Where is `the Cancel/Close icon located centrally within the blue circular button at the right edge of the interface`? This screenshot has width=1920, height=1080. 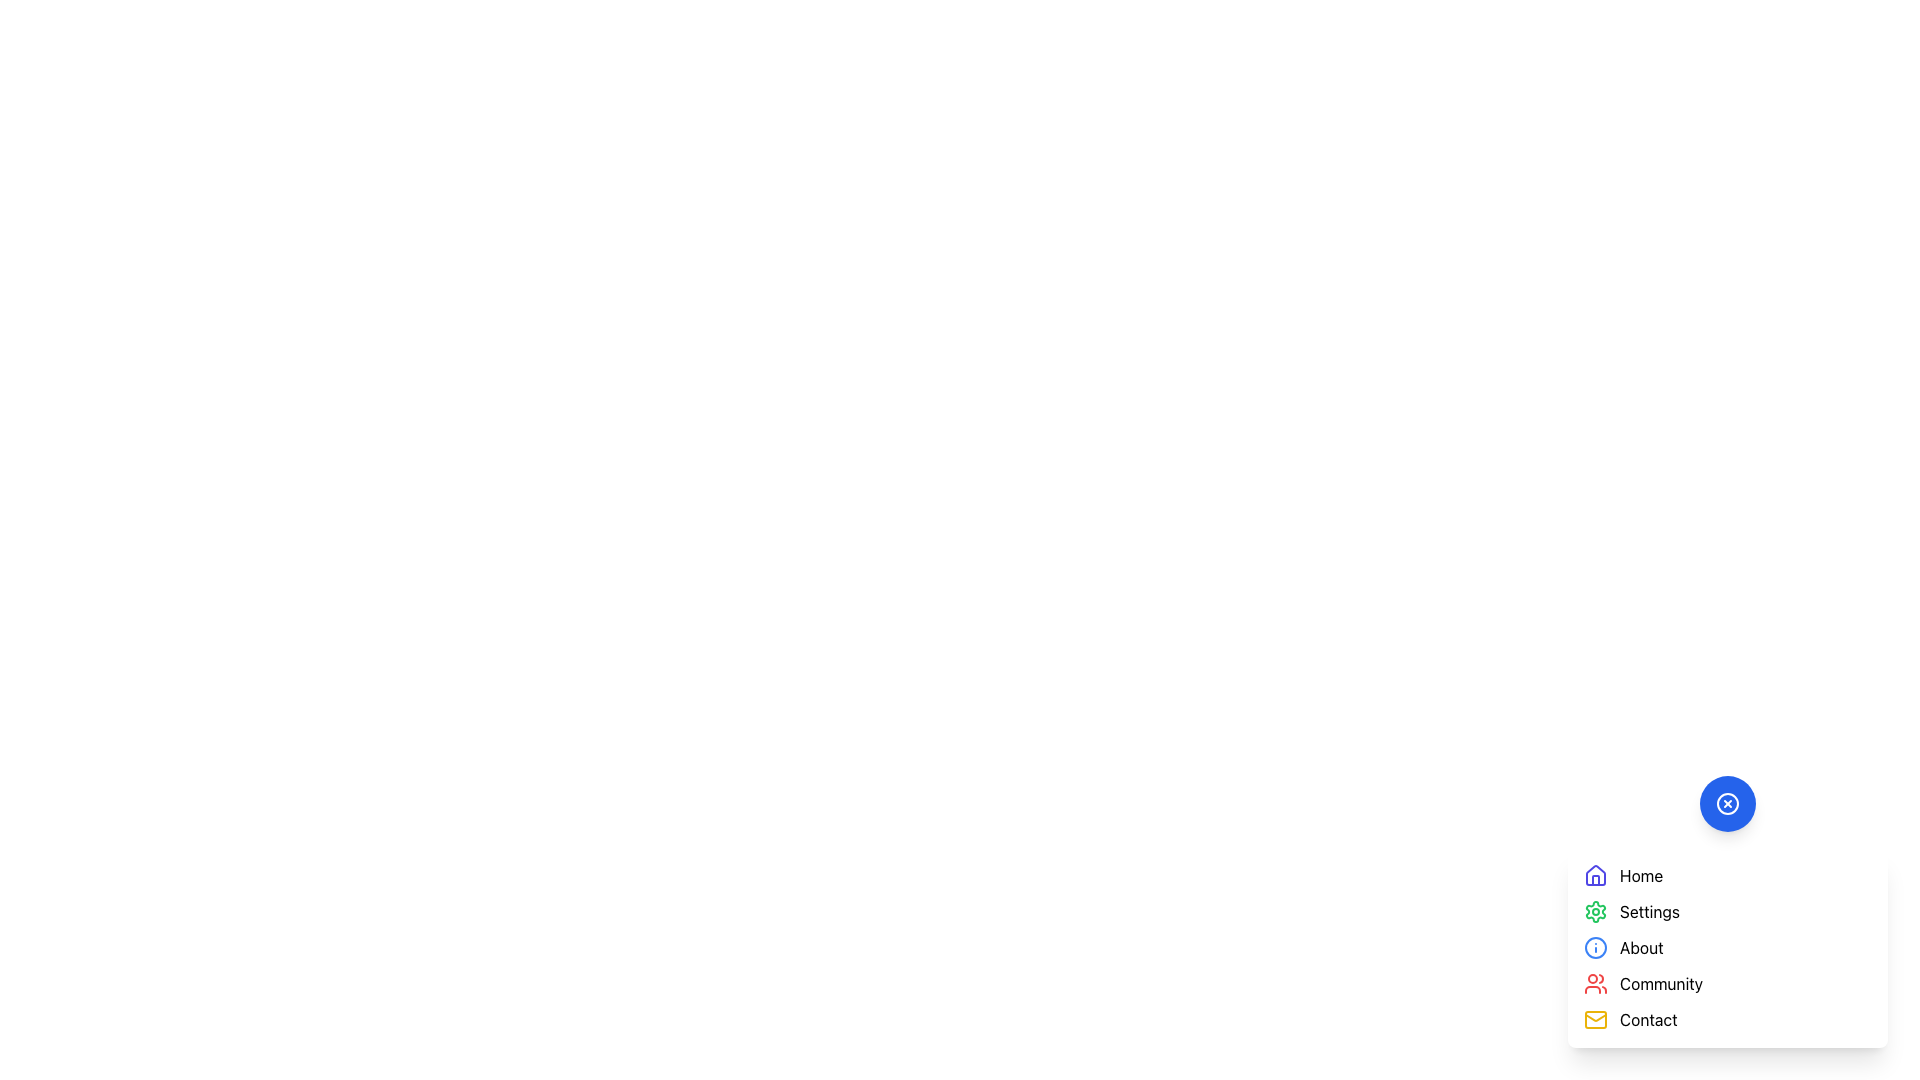 the Cancel/Close icon located centrally within the blue circular button at the right edge of the interface is located at coordinates (1727, 802).